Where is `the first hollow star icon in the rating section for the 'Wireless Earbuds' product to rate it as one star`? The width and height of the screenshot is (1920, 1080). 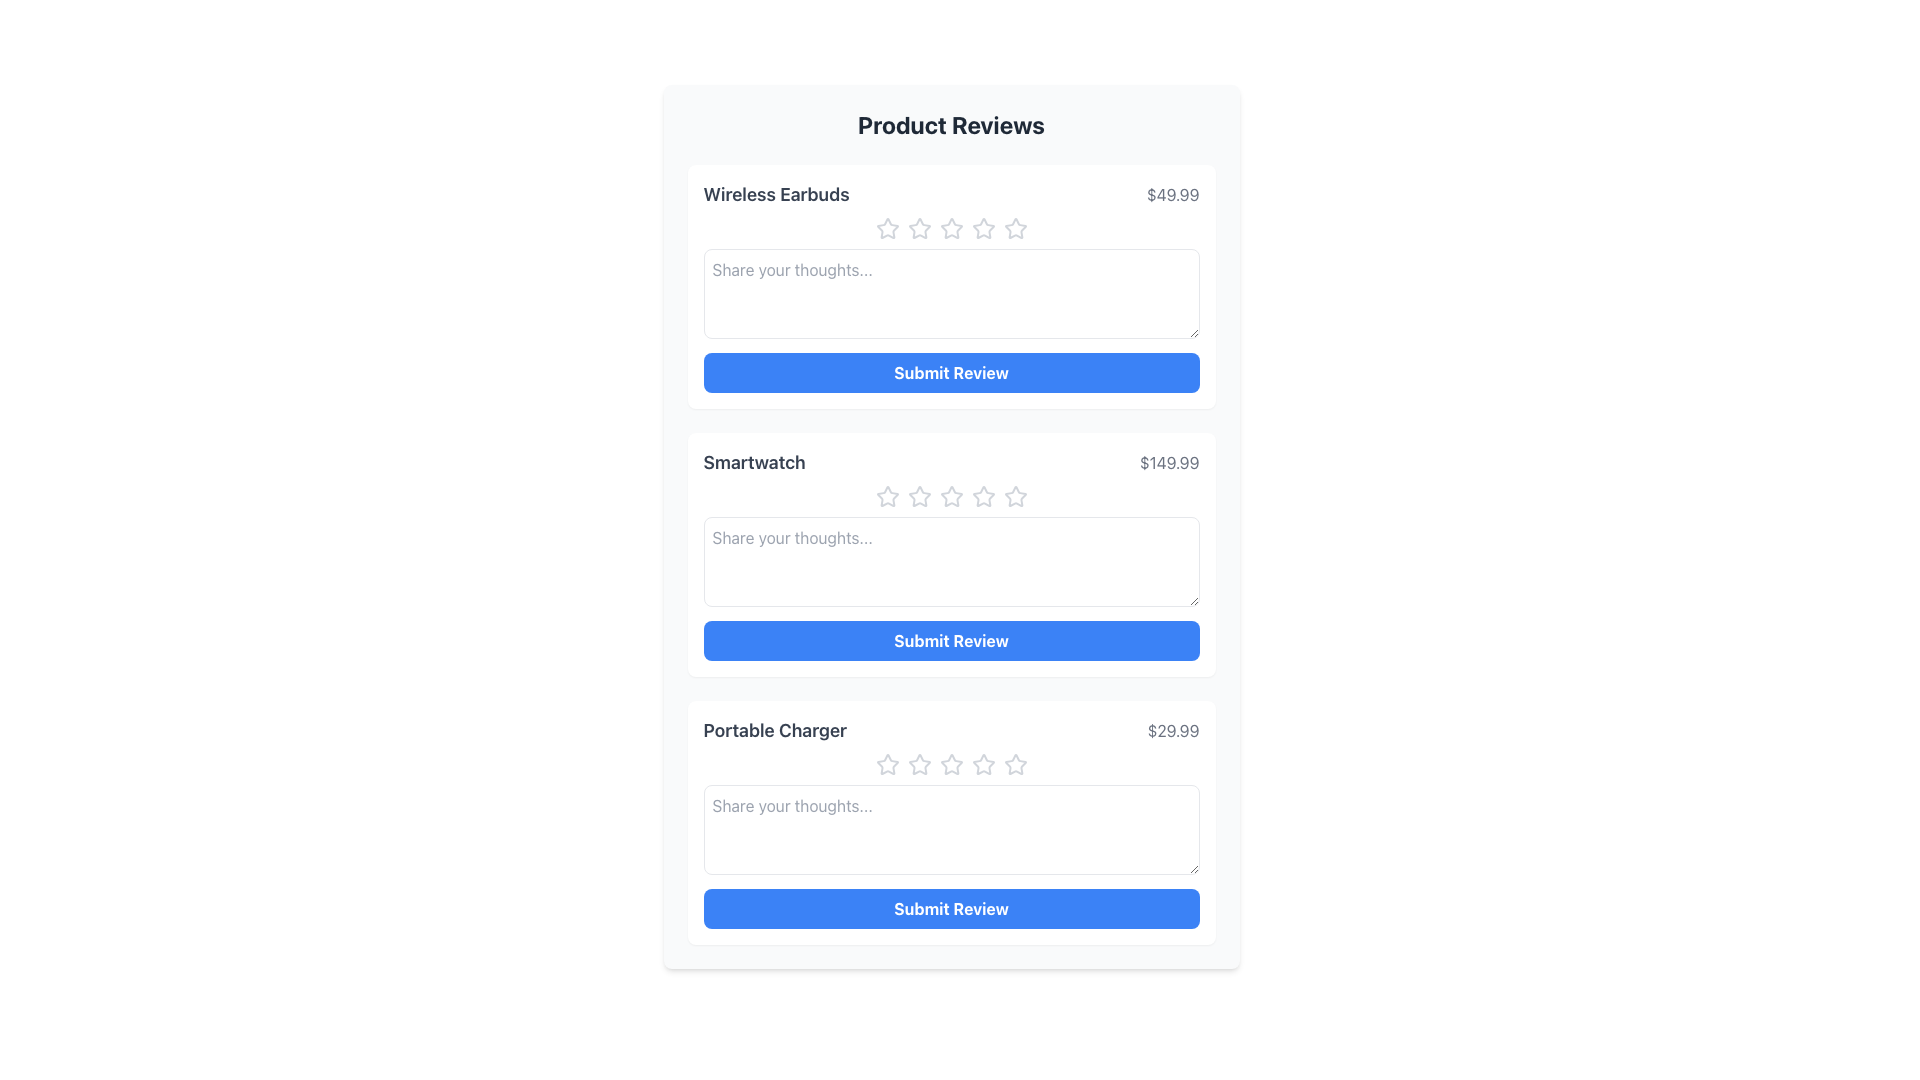 the first hollow star icon in the rating section for the 'Wireless Earbuds' product to rate it as one star is located at coordinates (886, 227).